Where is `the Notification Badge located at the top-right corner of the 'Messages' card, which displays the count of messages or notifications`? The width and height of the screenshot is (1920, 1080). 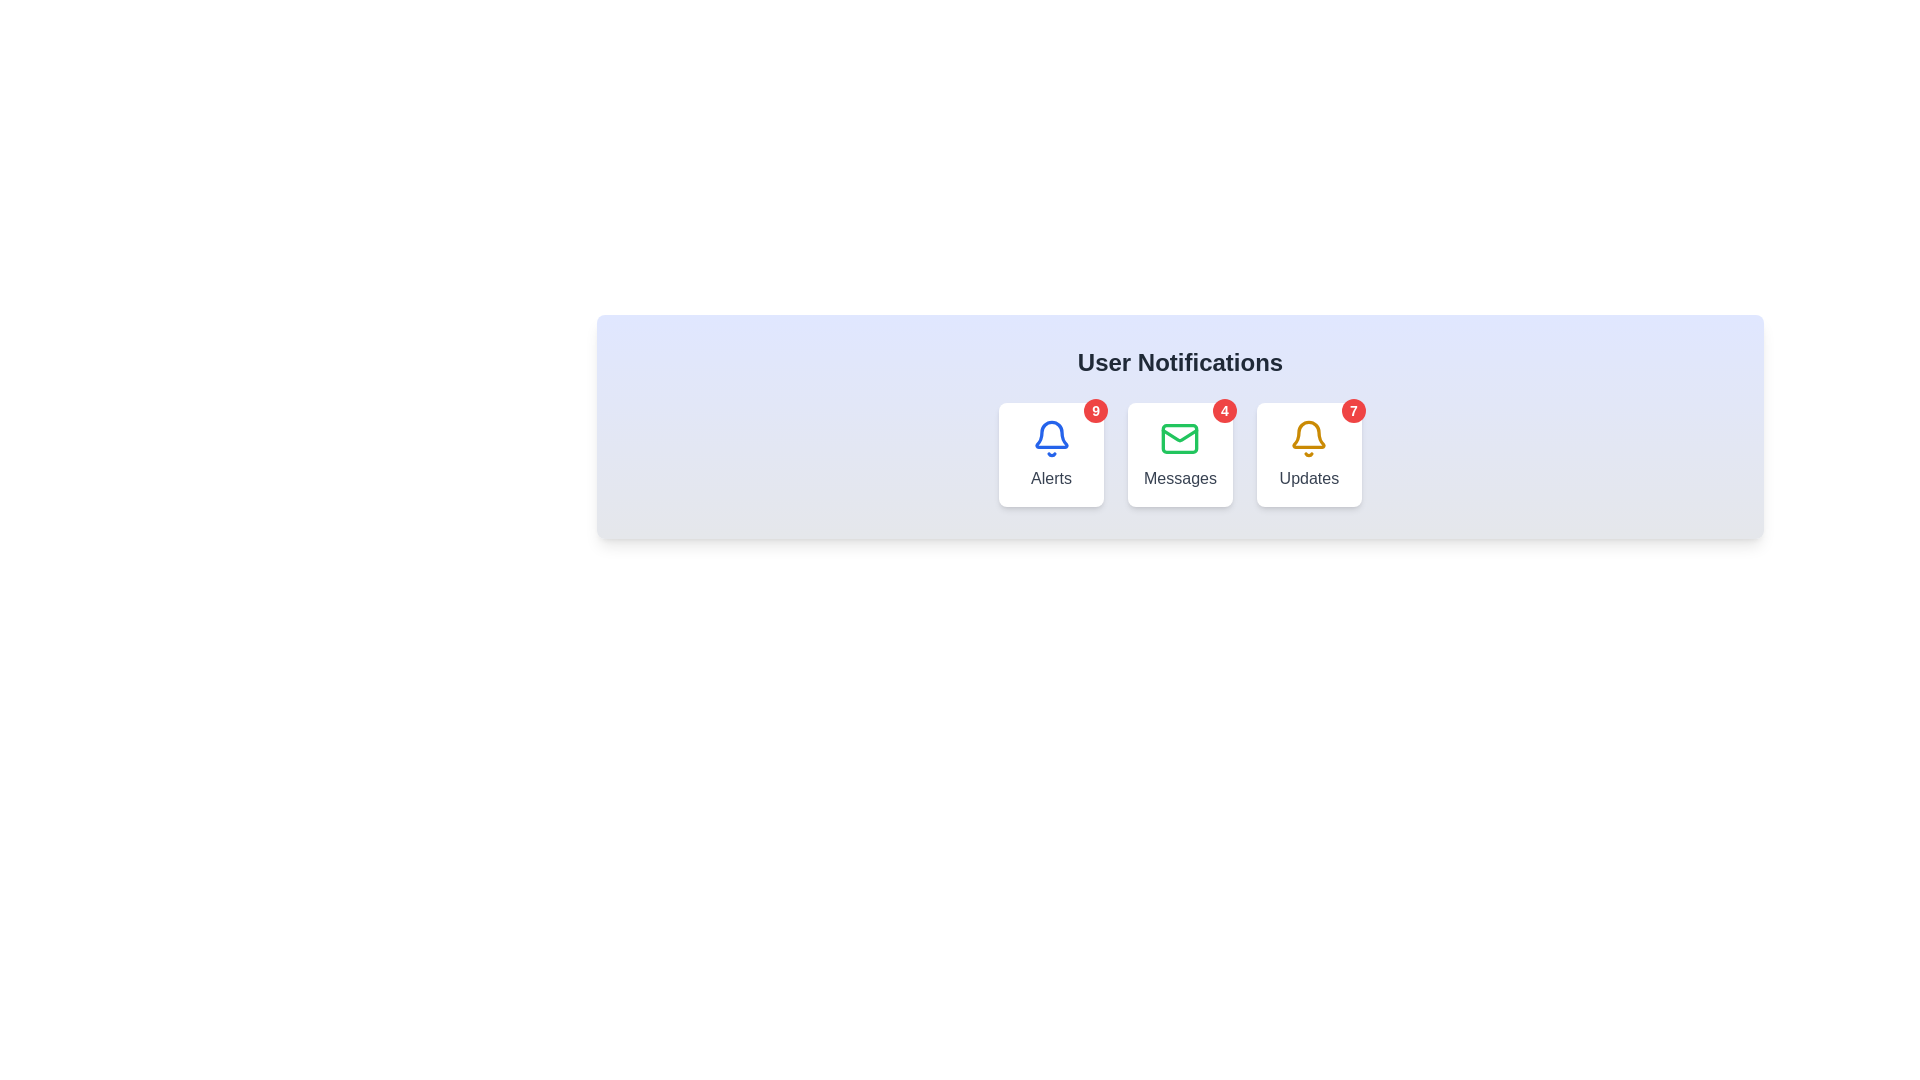
the Notification Badge located at the top-right corner of the 'Messages' card, which displays the count of messages or notifications is located at coordinates (1223, 410).